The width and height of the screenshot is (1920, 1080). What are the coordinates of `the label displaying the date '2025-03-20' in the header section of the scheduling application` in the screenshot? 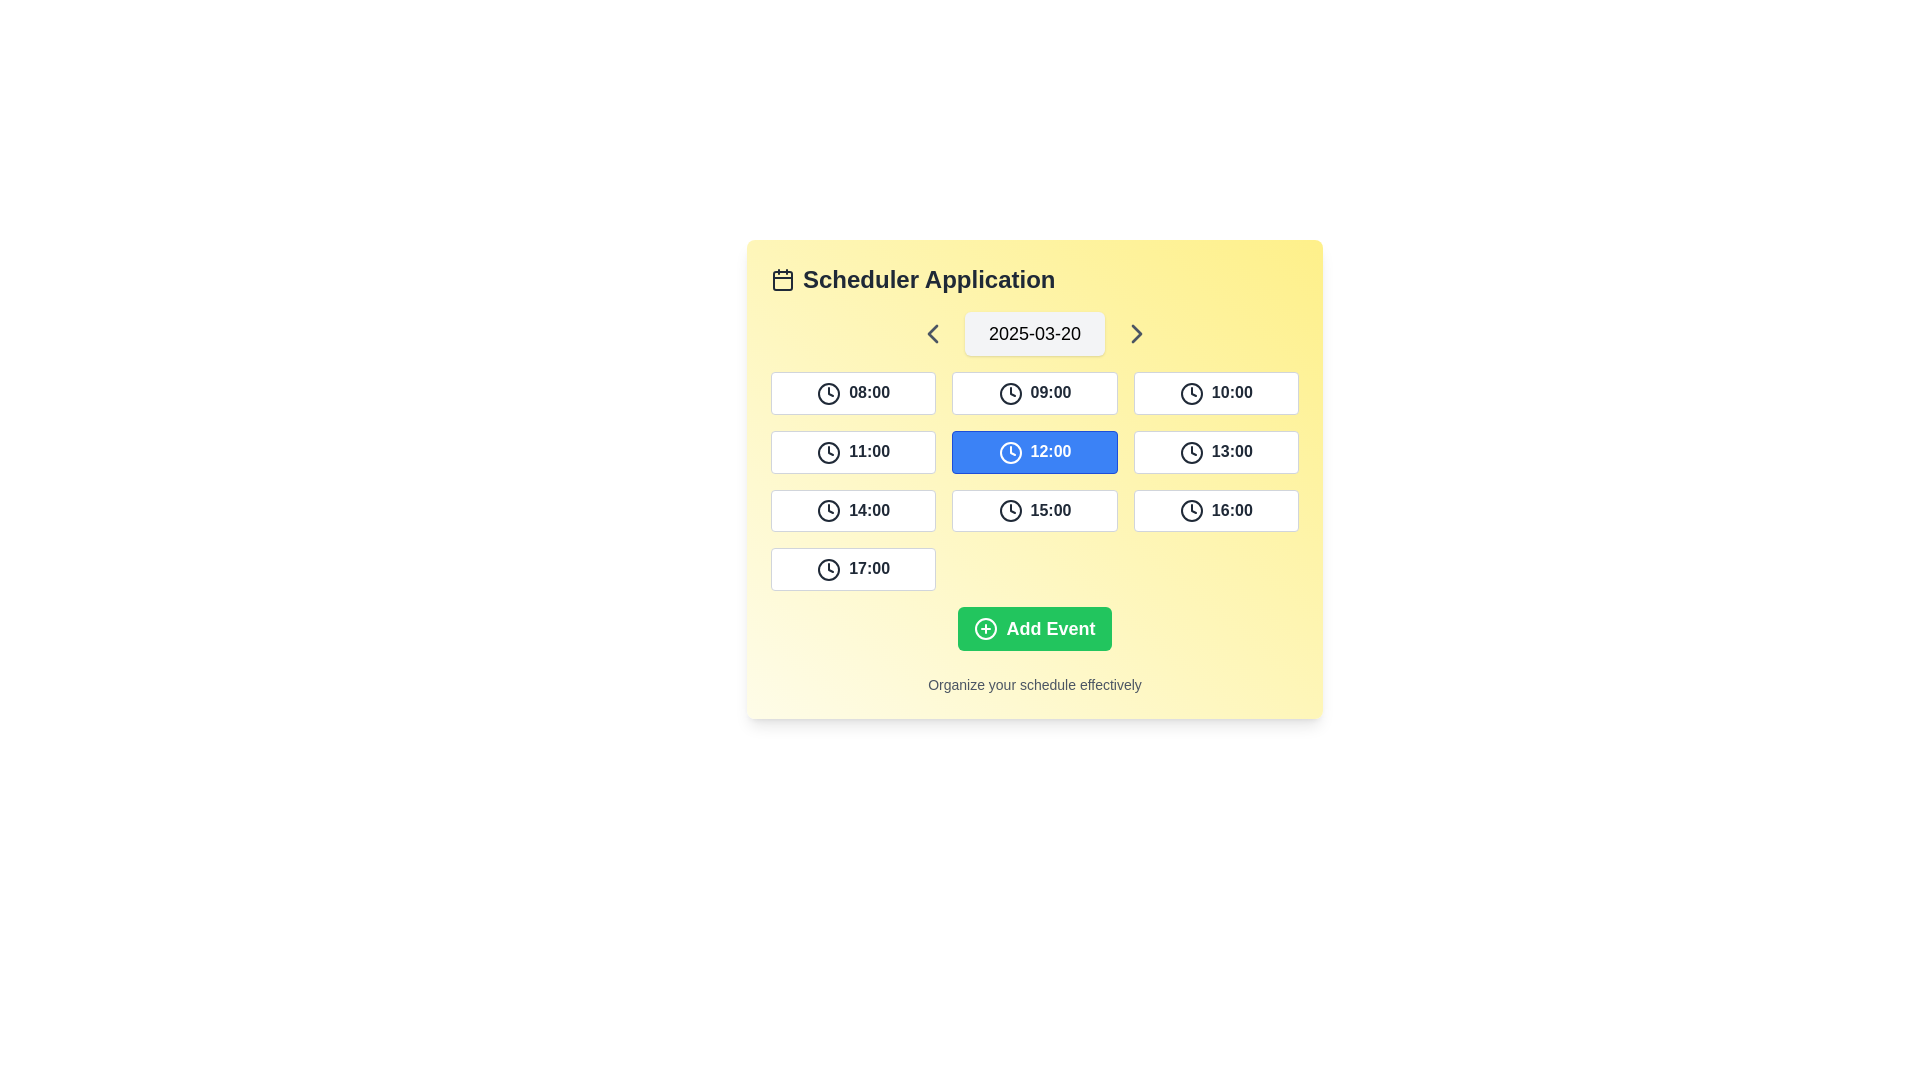 It's located at (1035, 333).